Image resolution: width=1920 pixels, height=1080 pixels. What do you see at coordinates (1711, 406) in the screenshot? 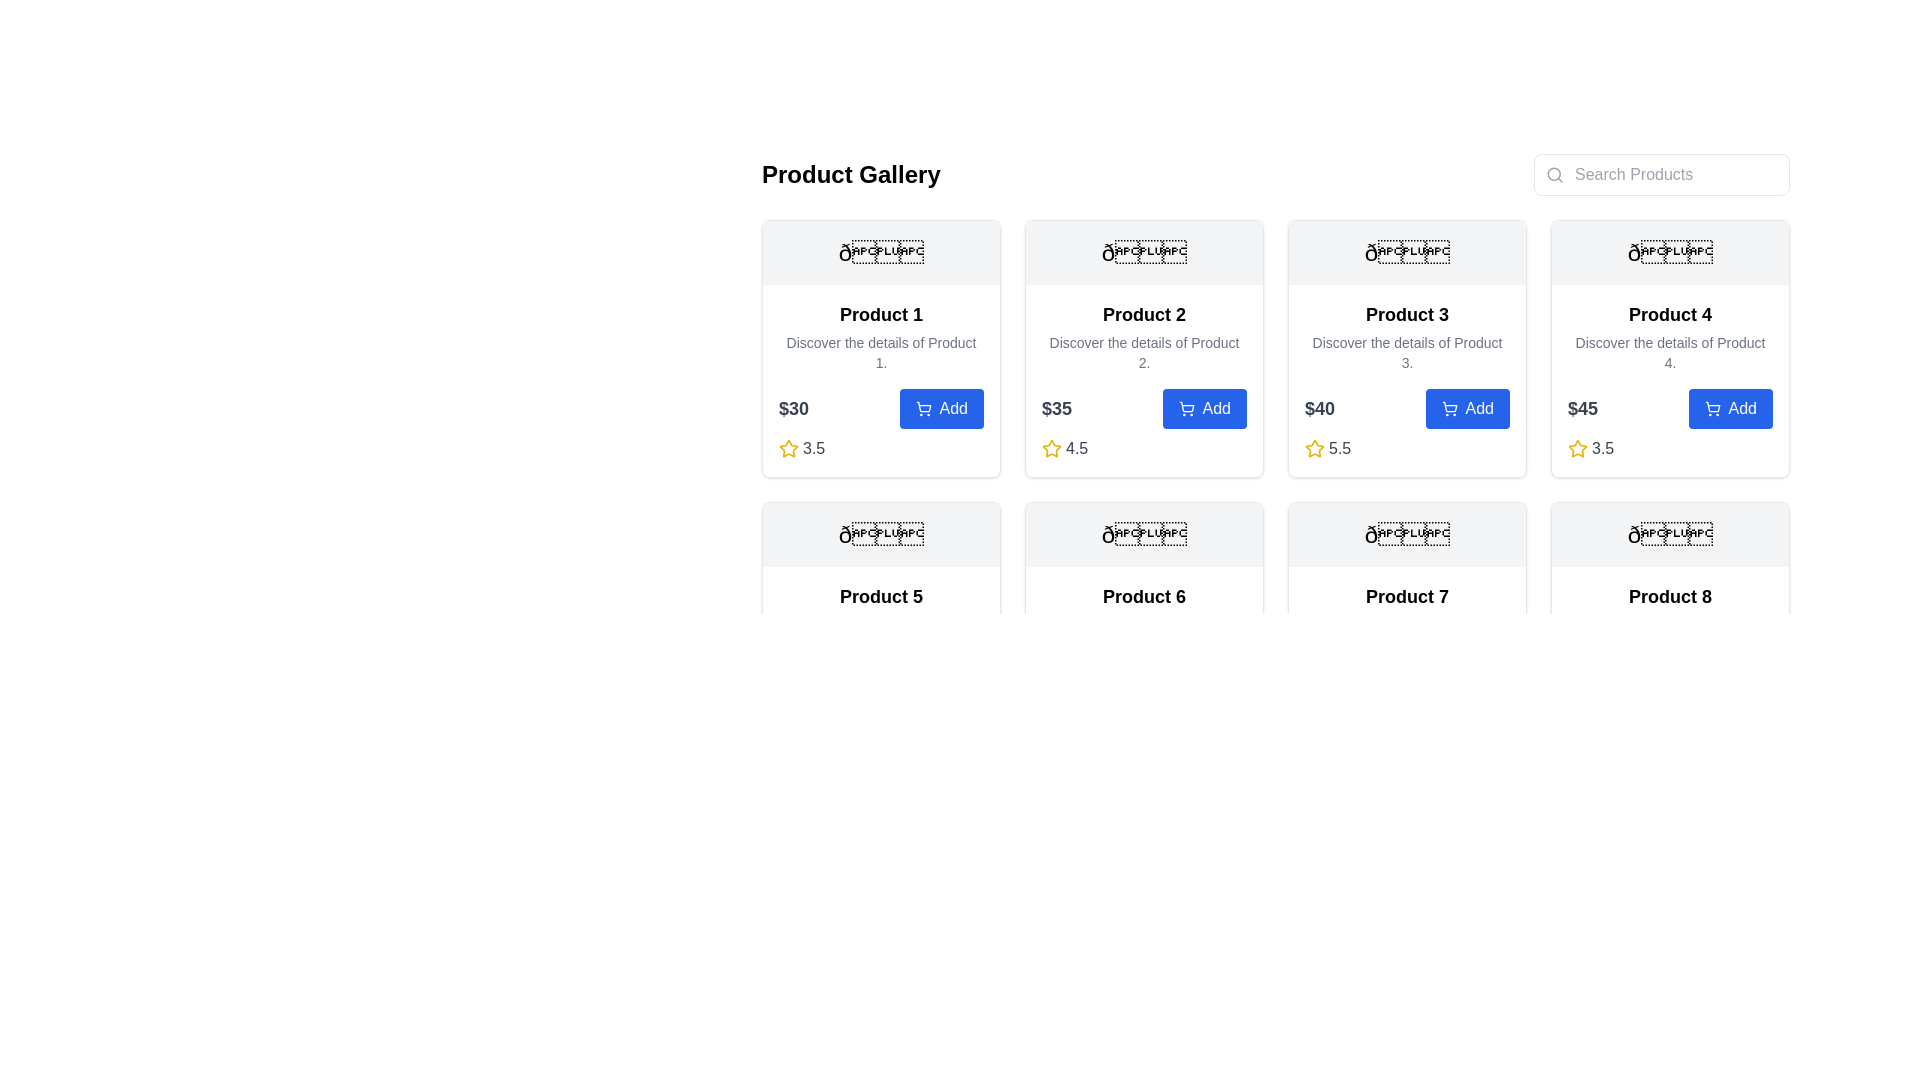
I see `the shopping cart icon located within the 'Add' button section of the fourth product card in the product gallery grid` at bounding box center [1711, 406].